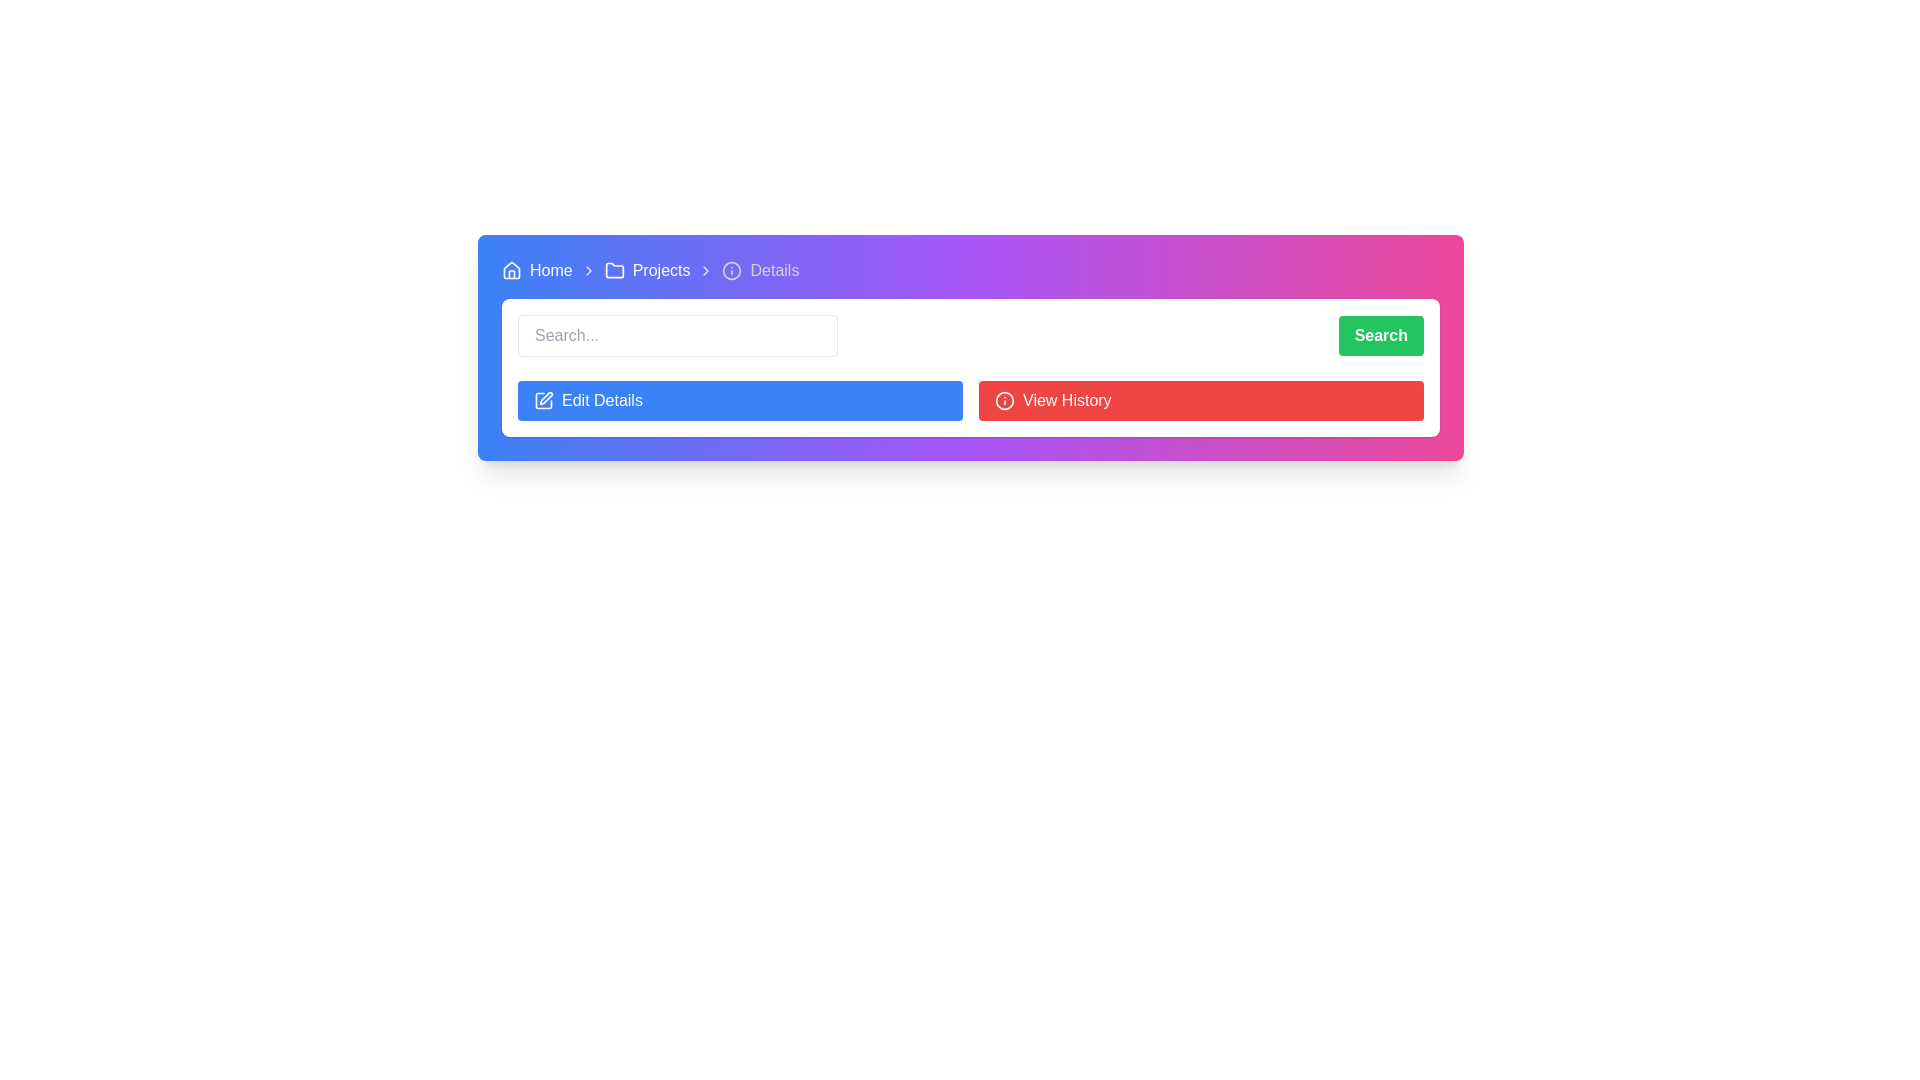 Image resolution: width=1920 pixels, height=1080 pixels. What do you see at coordinates (587, 270) in the screenshot?
I see `the separator icon in the breadcrumb navigation that visually distinguishes between the 'Home' and 'Projects' sections` at bounding box center [587, 270].